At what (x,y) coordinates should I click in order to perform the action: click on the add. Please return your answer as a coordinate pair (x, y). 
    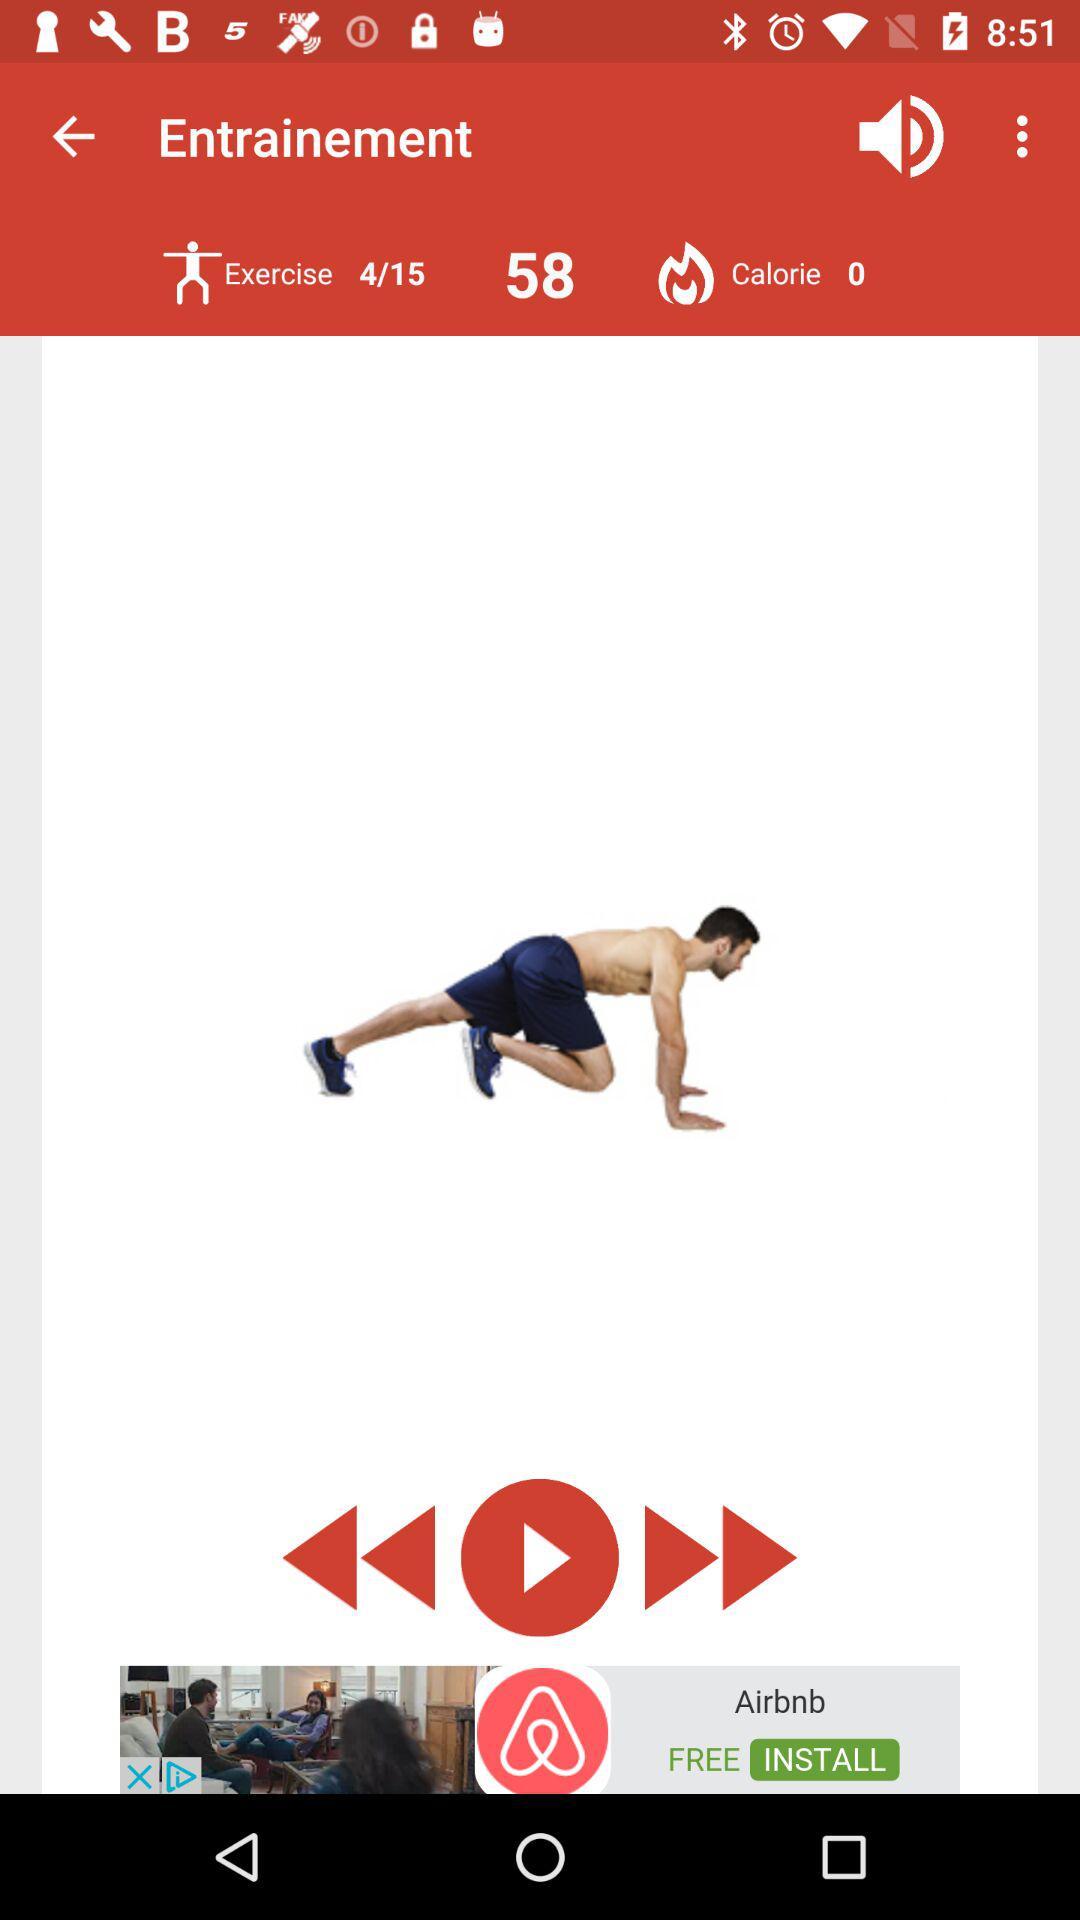
    Looking at the image, I should click on (357, 1556).